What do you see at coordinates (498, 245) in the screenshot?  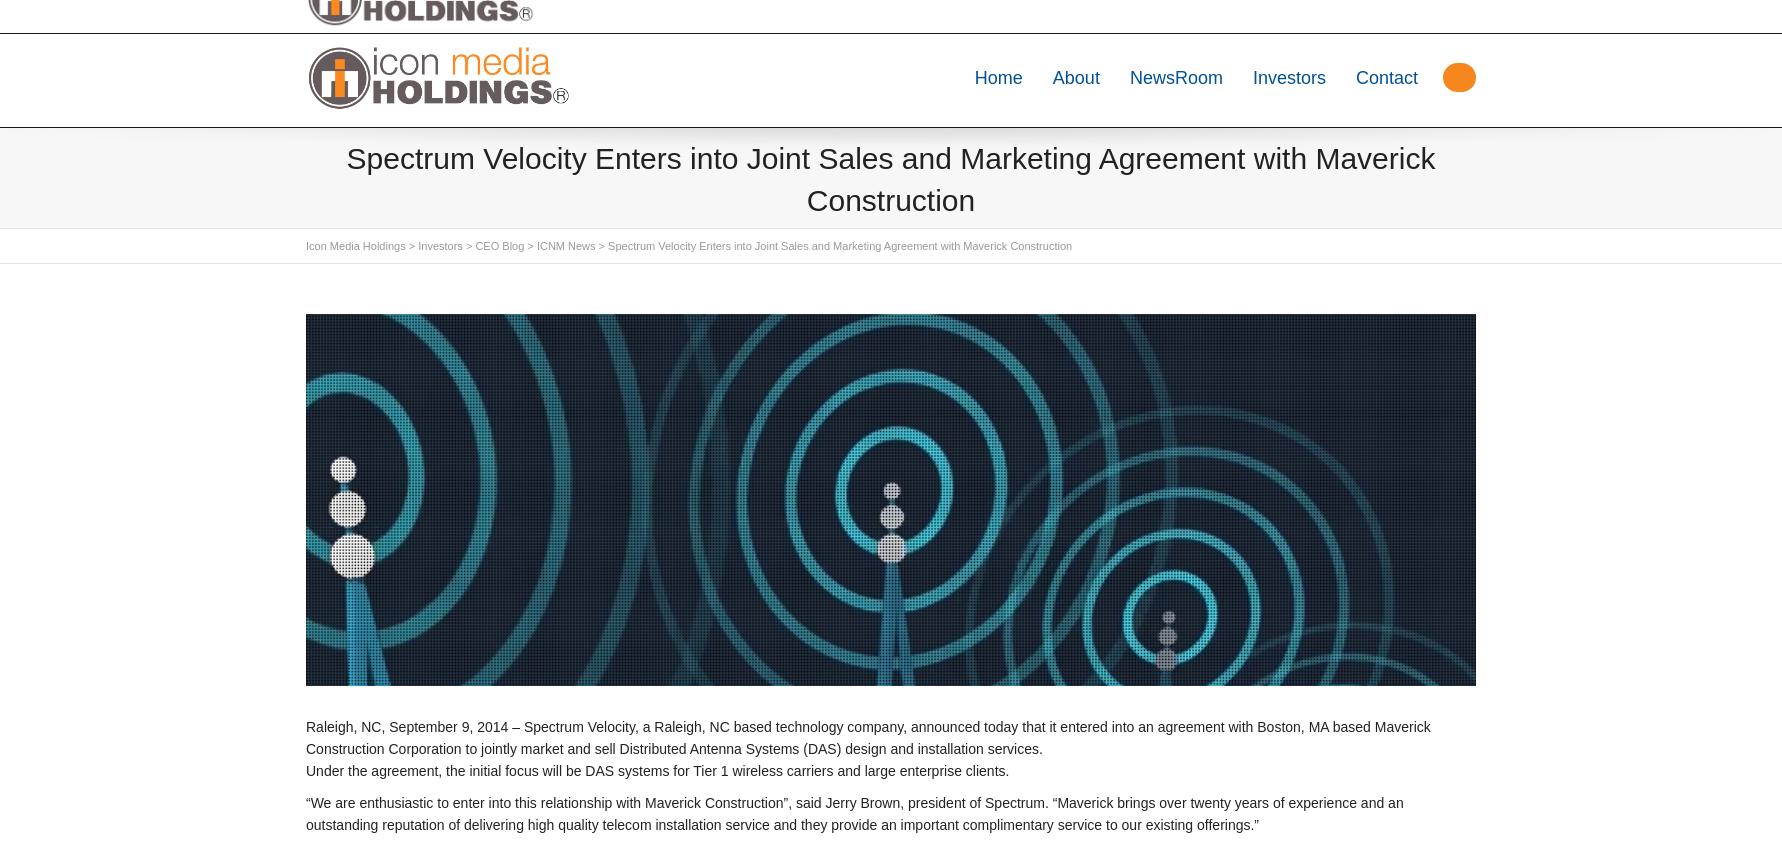 I see `'CEO Blog'` at bounding box center [498, 245].